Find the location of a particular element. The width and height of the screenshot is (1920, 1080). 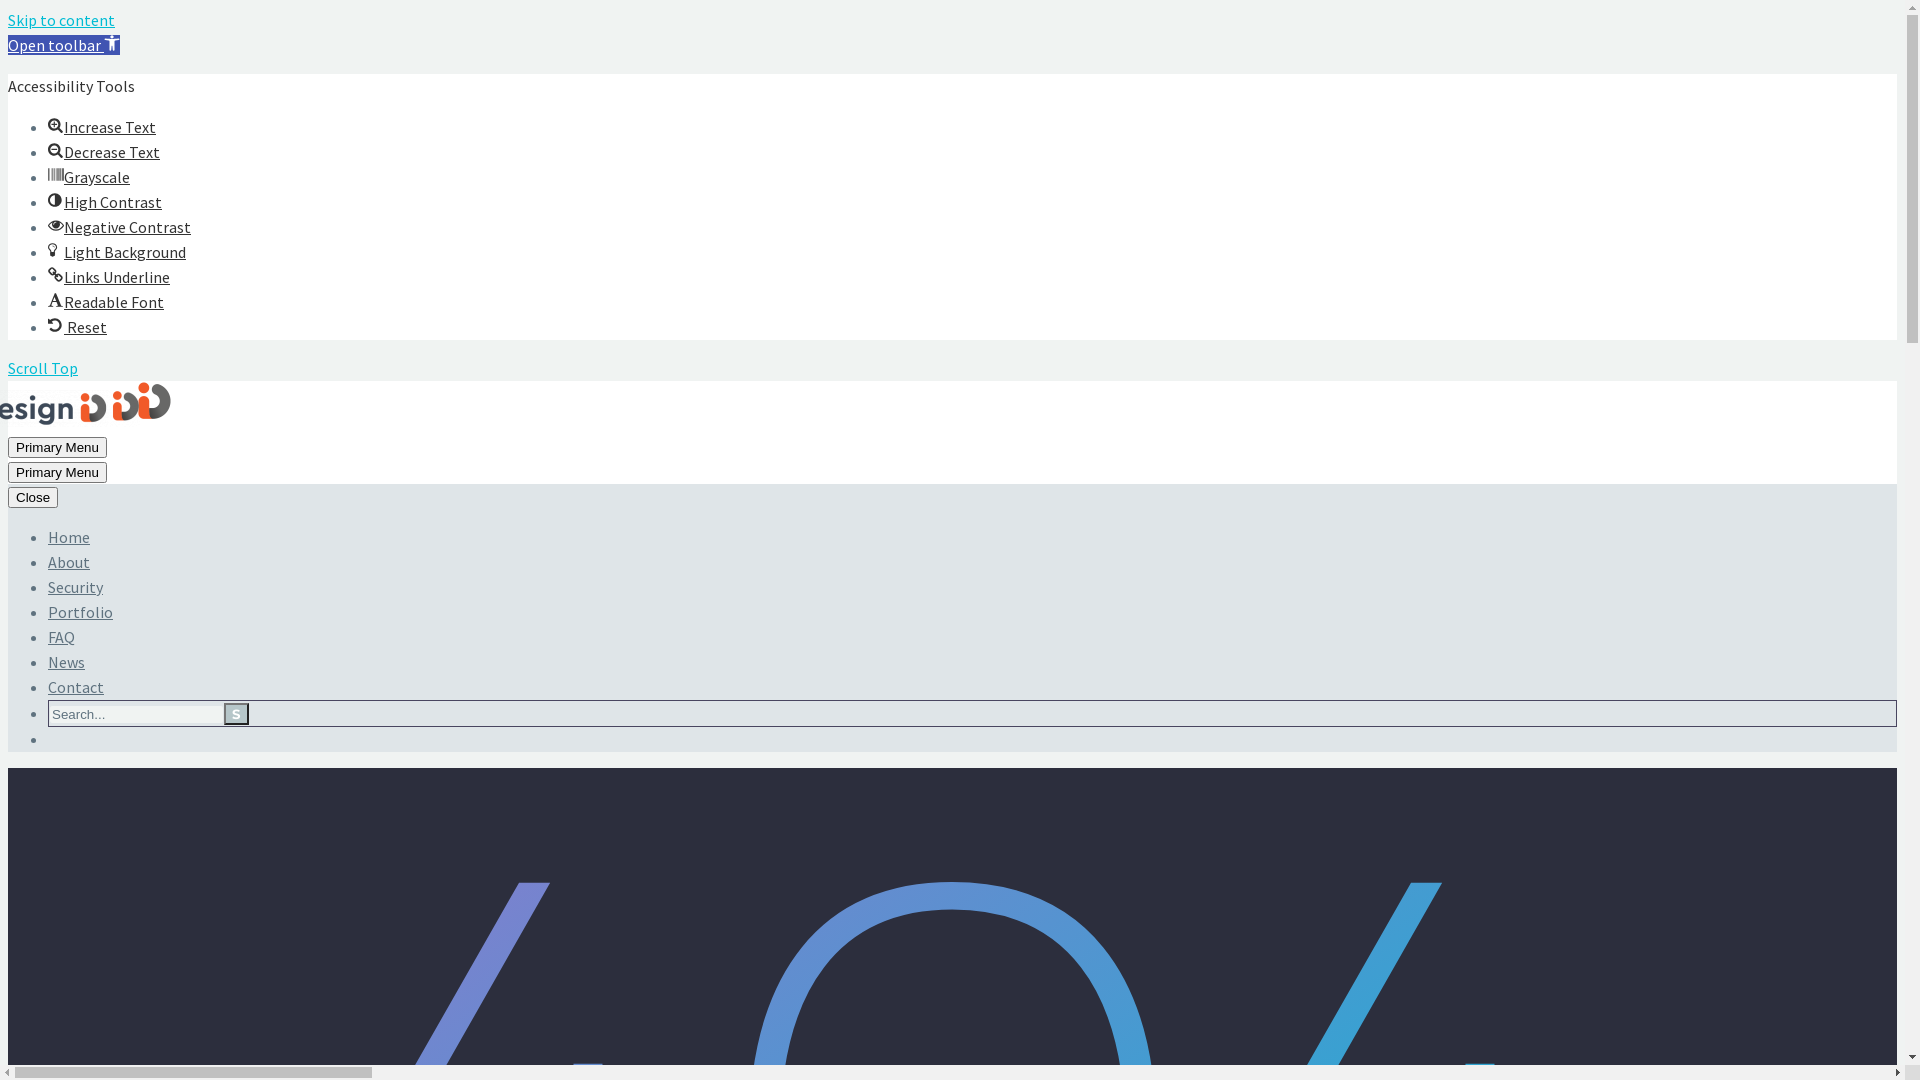

'Scroll Top' is located at coordinates (43, 367).